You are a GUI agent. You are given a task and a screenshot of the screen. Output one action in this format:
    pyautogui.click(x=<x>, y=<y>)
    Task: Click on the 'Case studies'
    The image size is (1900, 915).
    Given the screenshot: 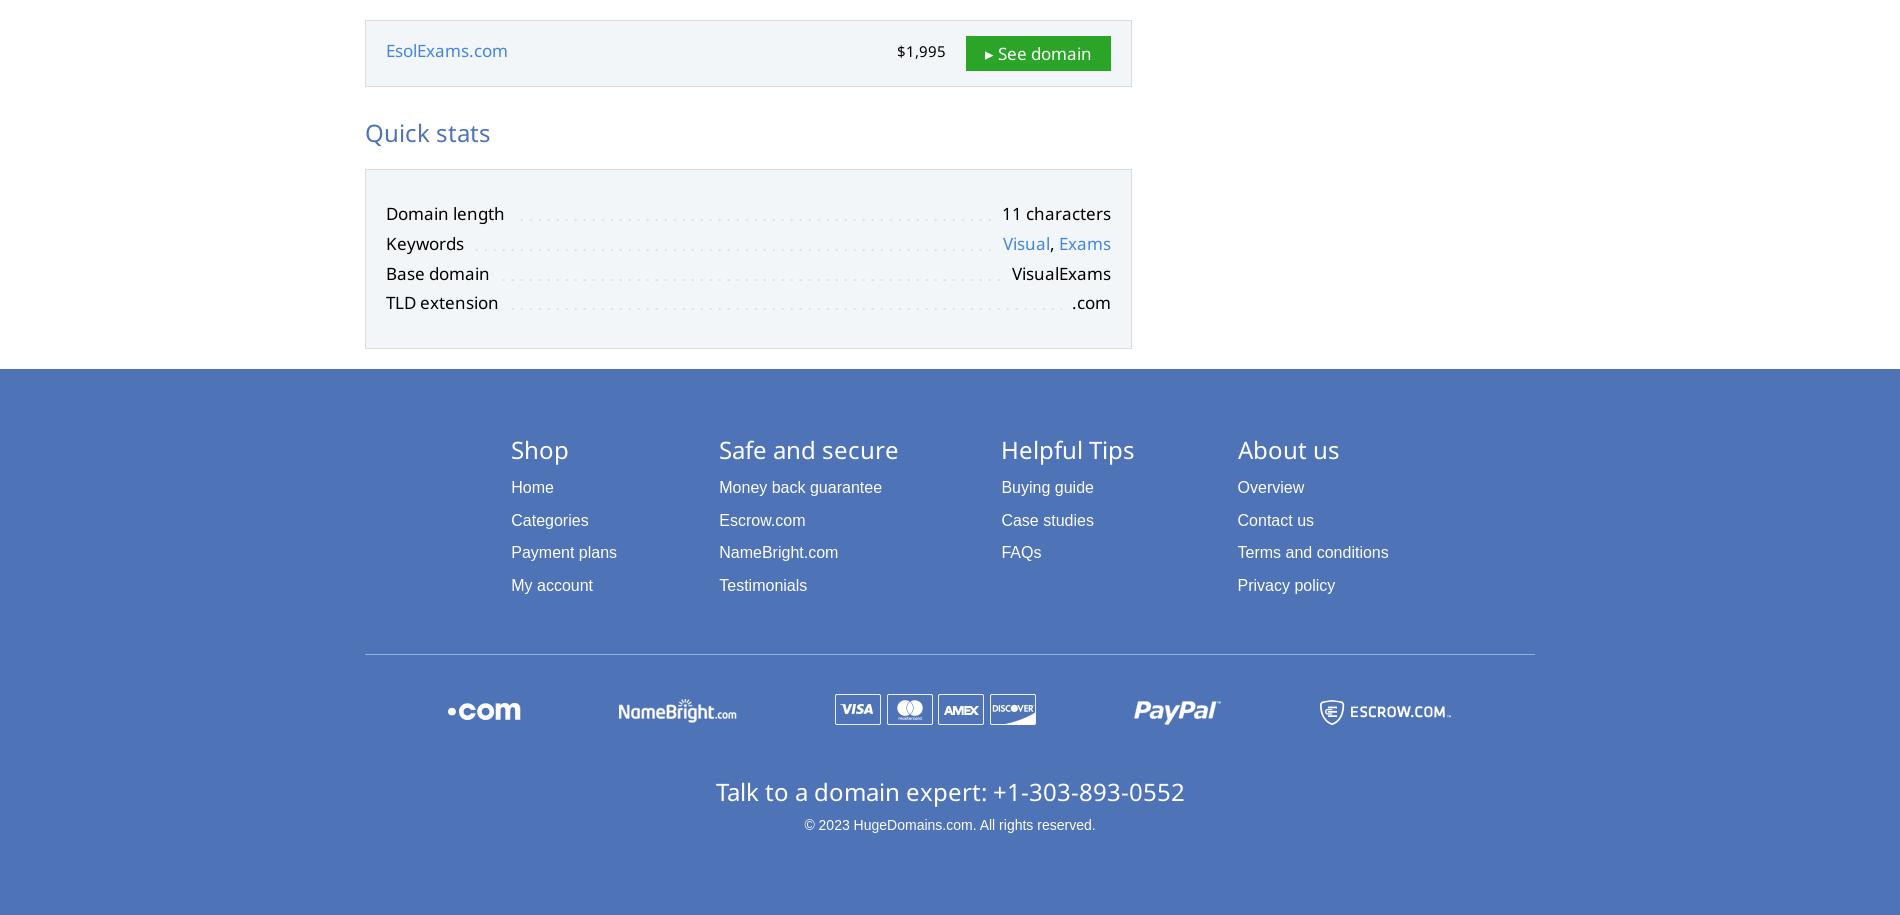 What is the action you would take?
    pyautogui.click(x=1047, y=519)
    